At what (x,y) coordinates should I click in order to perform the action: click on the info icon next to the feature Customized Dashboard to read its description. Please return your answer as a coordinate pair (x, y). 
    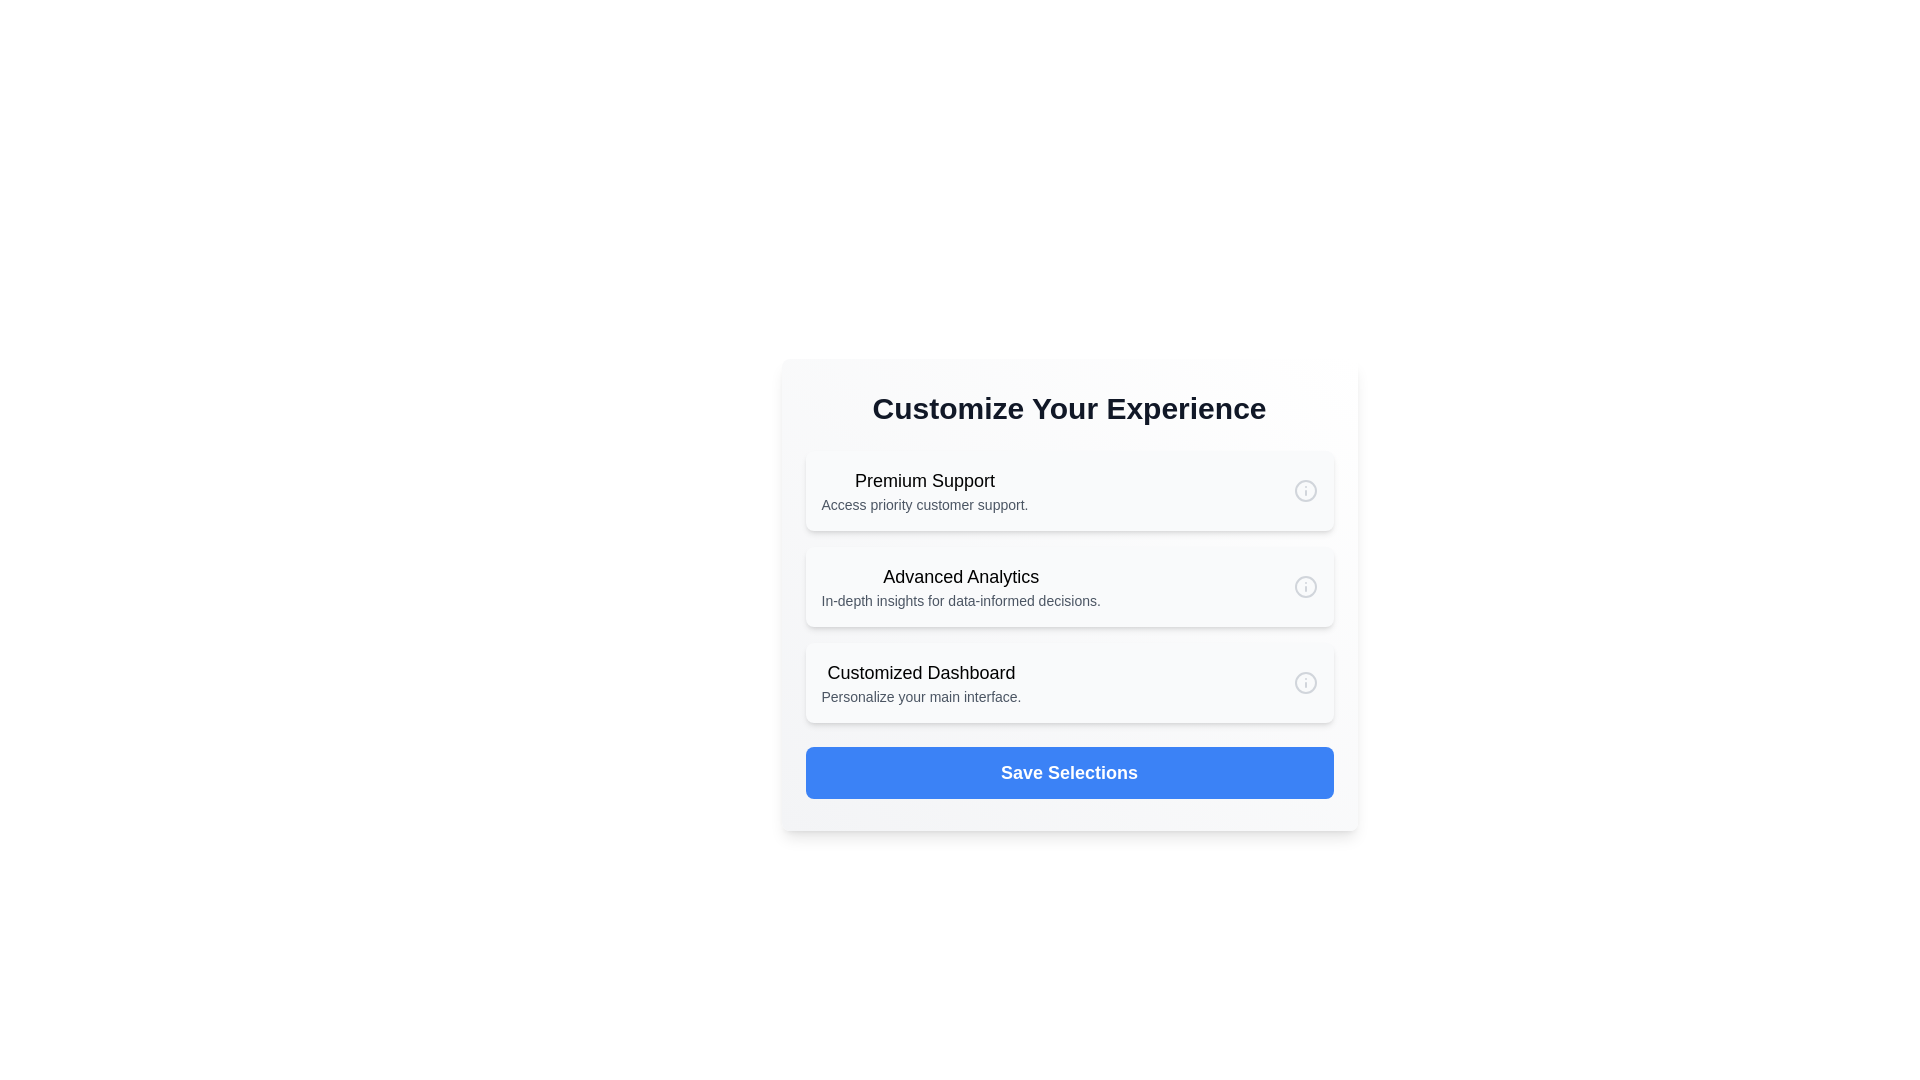
    Looking at the image, I should click on (1305, 681).